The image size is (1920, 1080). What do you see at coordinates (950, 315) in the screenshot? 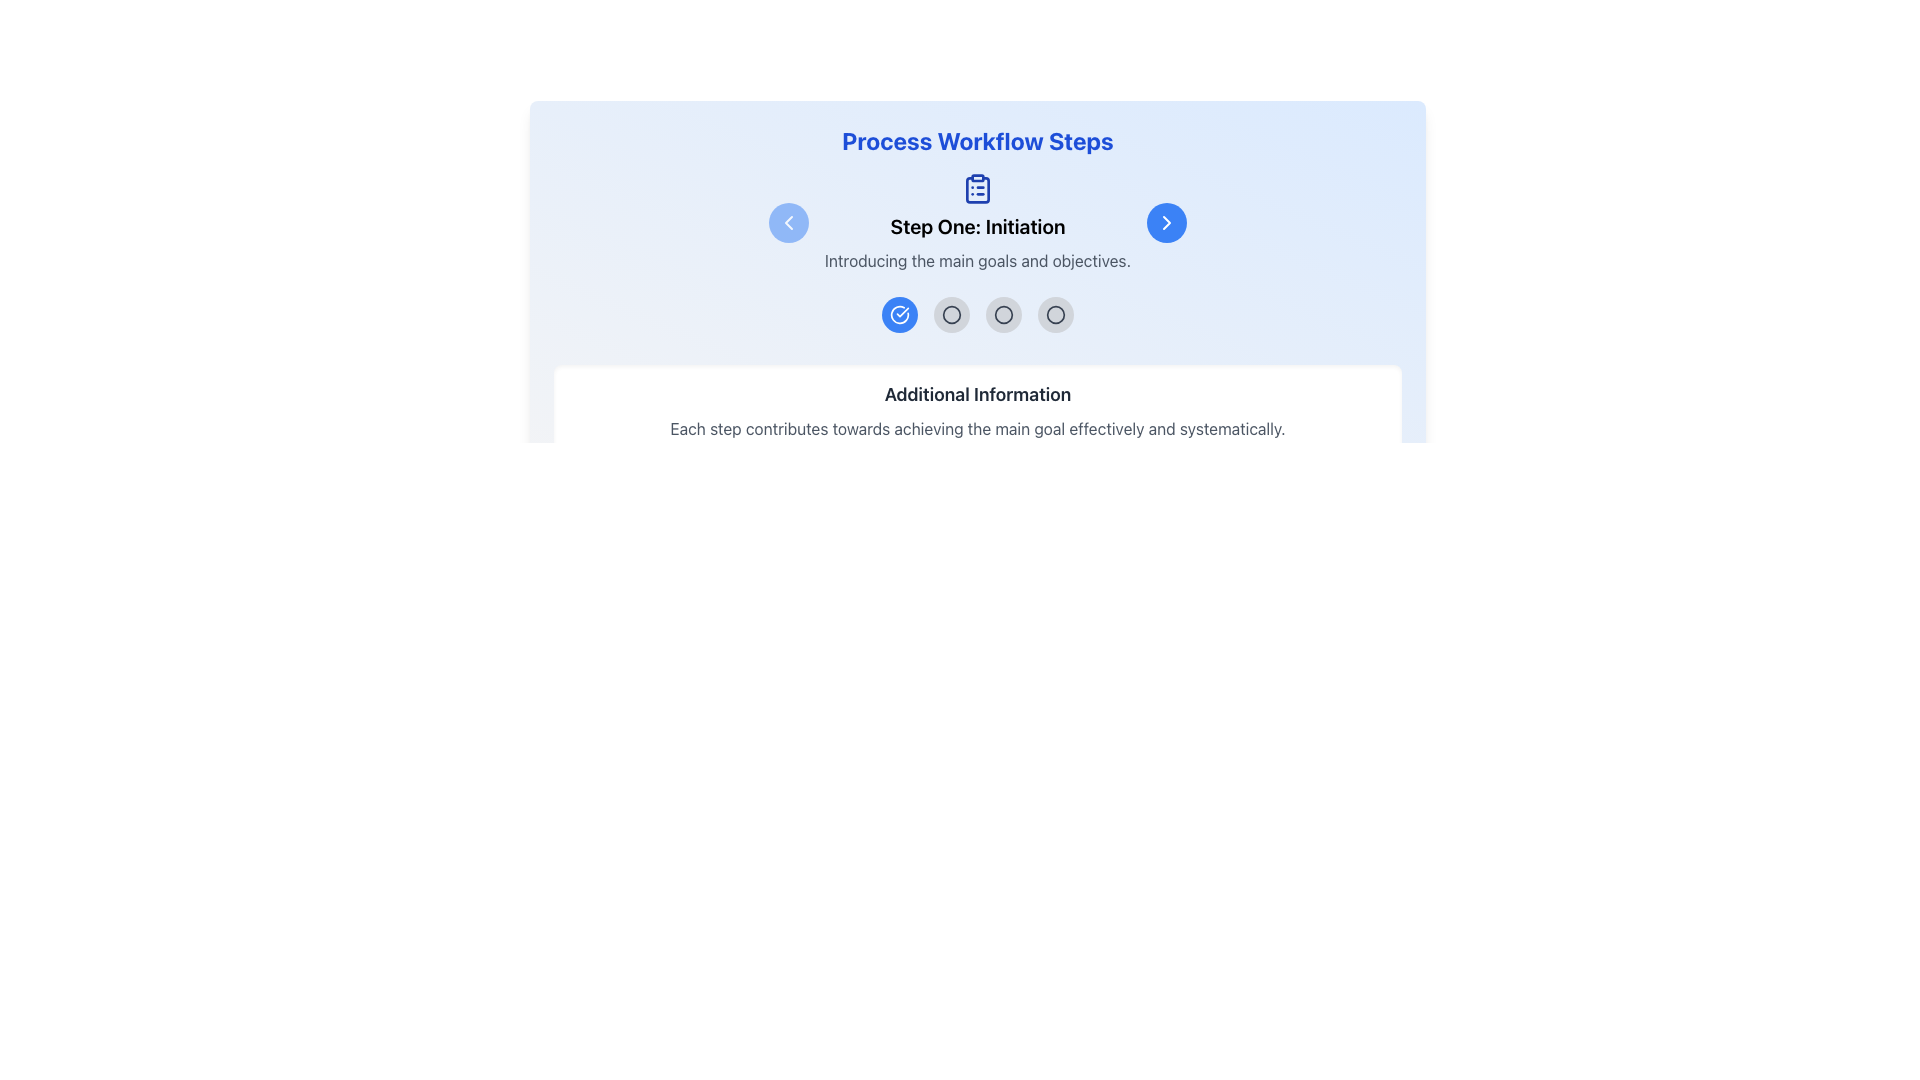
I see `the circular button with a light gray background and darker gray border, the second button from the left in a row of four buttons` at bounding box center [950, 315].